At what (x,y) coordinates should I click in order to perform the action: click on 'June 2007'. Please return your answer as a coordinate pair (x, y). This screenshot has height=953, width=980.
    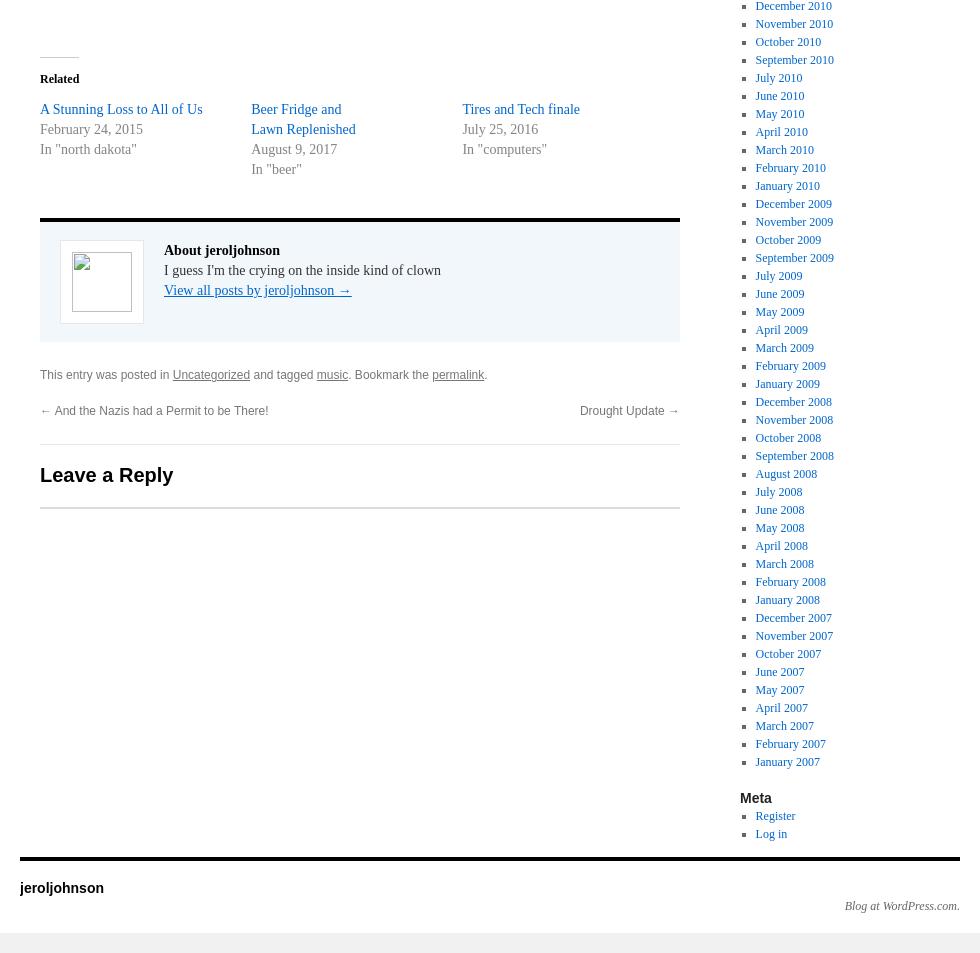
    Looking at the image, I should click on (754, 671).